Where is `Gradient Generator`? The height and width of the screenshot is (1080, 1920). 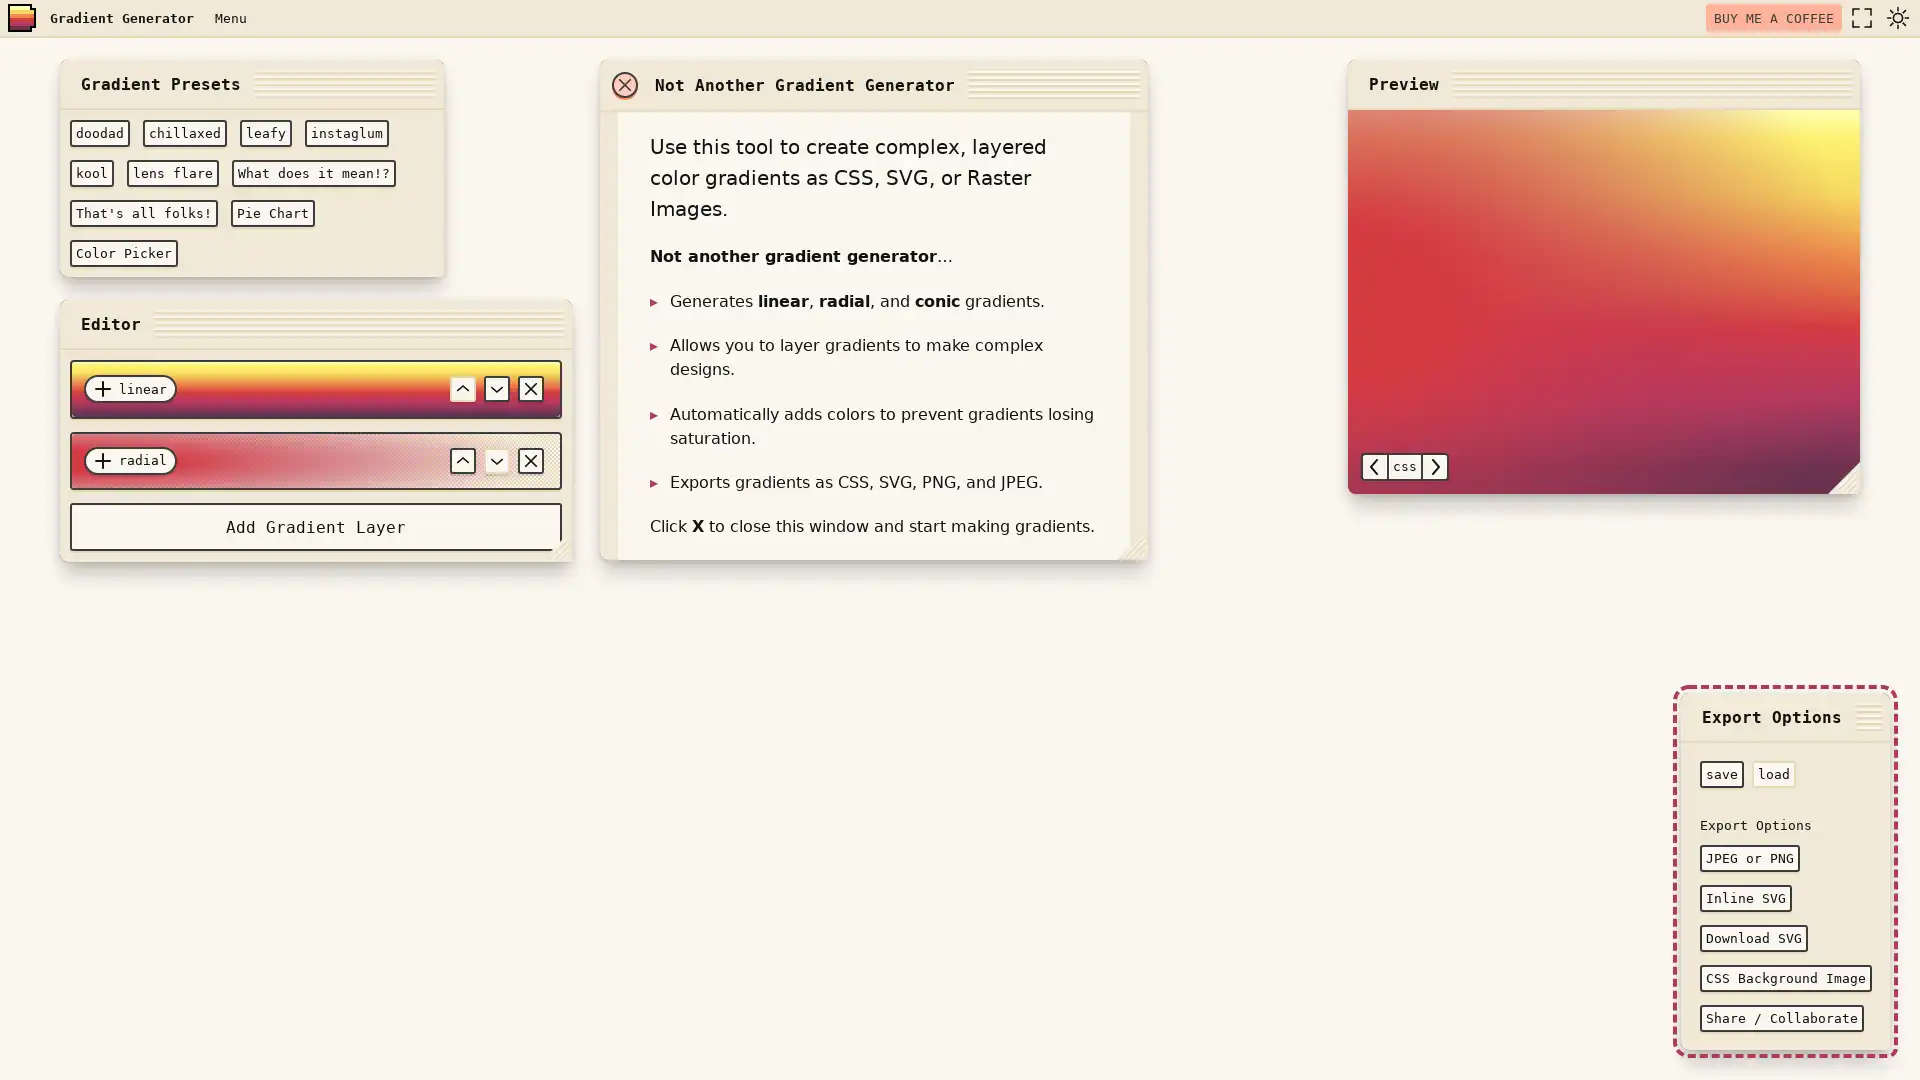
Gradient Generator is located at coordinates (120, 18).